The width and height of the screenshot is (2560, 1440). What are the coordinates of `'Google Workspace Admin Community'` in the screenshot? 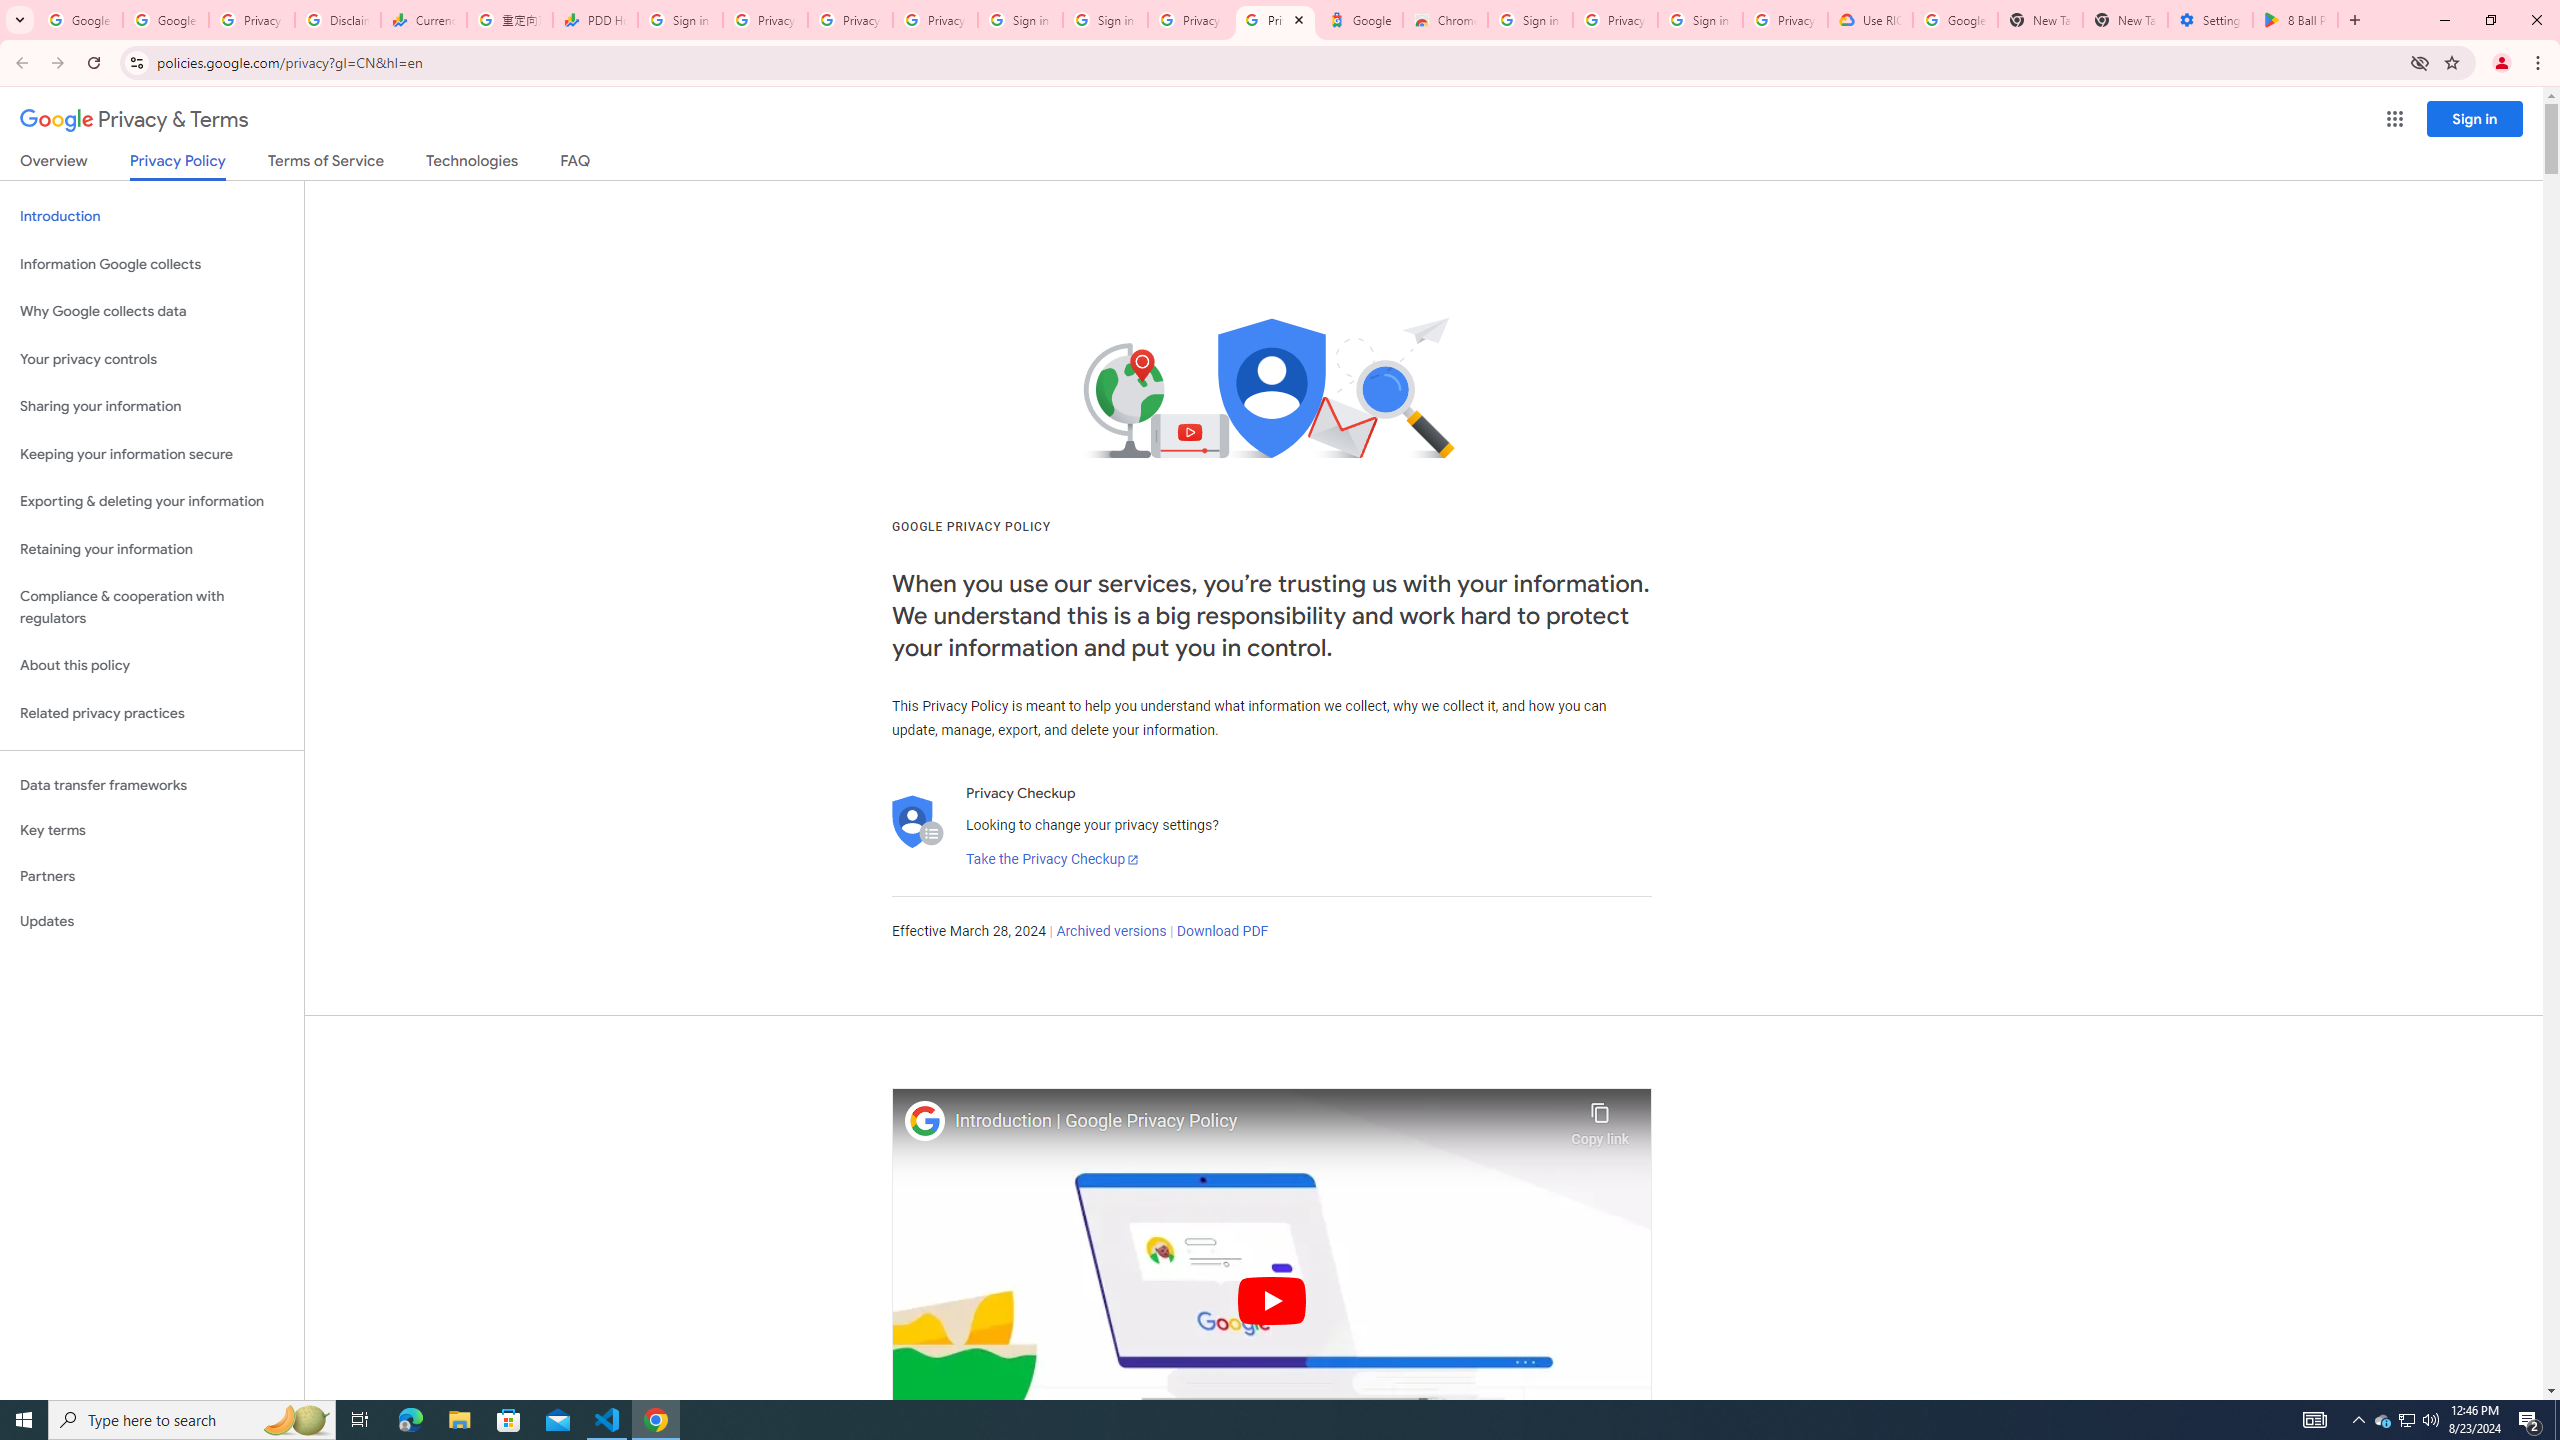 It's located at (80, 19).